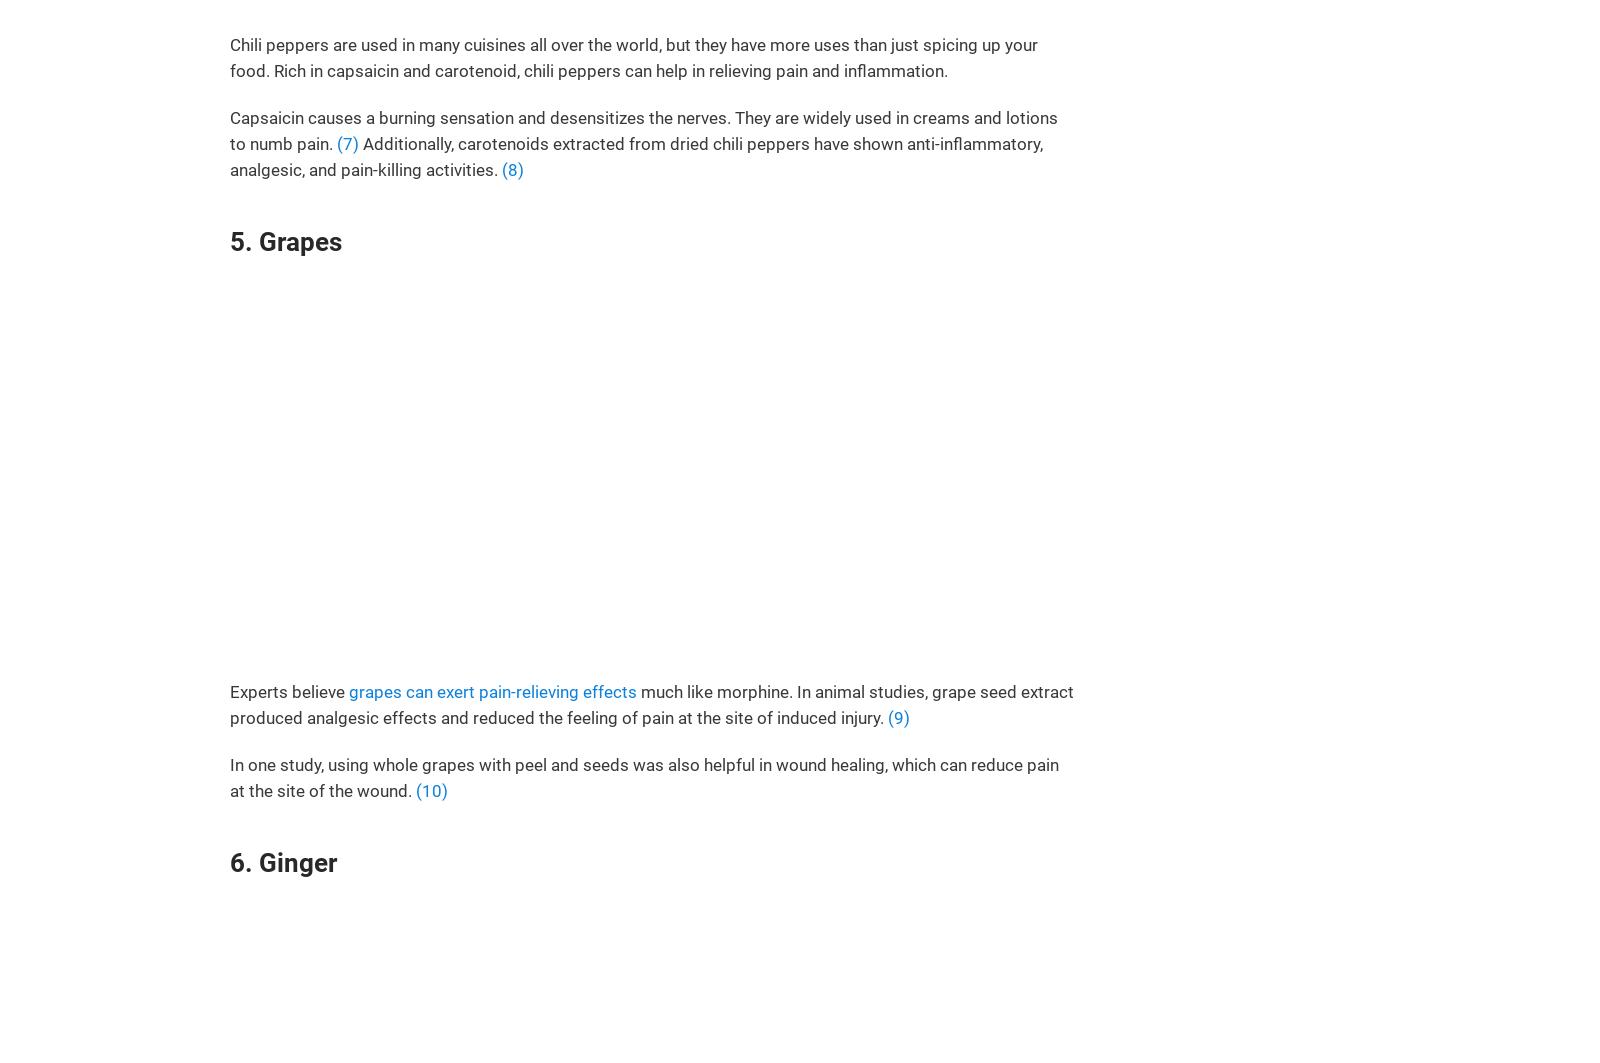  What do you see at coordinates (431, 789) in the screenshot?
I see `'(10)'` at bounding box center [431, 789].